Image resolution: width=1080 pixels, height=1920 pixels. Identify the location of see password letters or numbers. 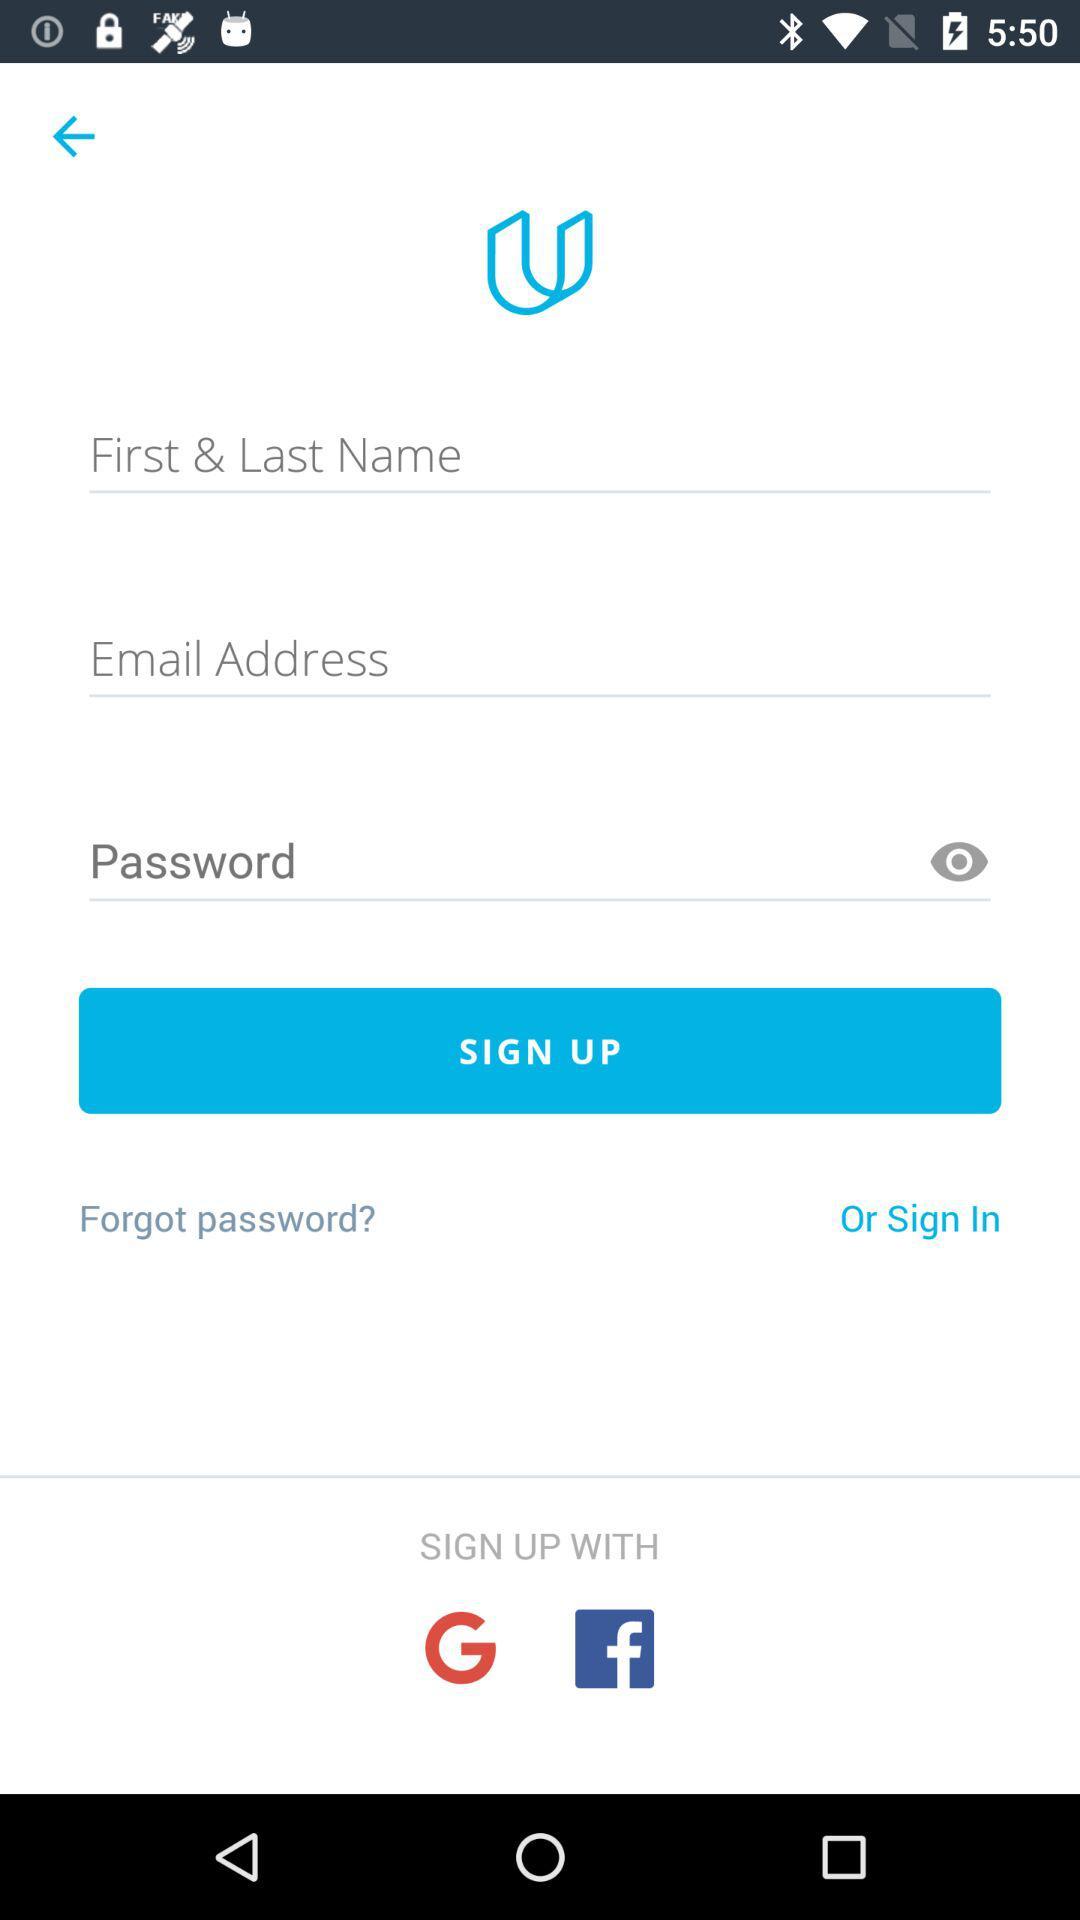
(958, 862).